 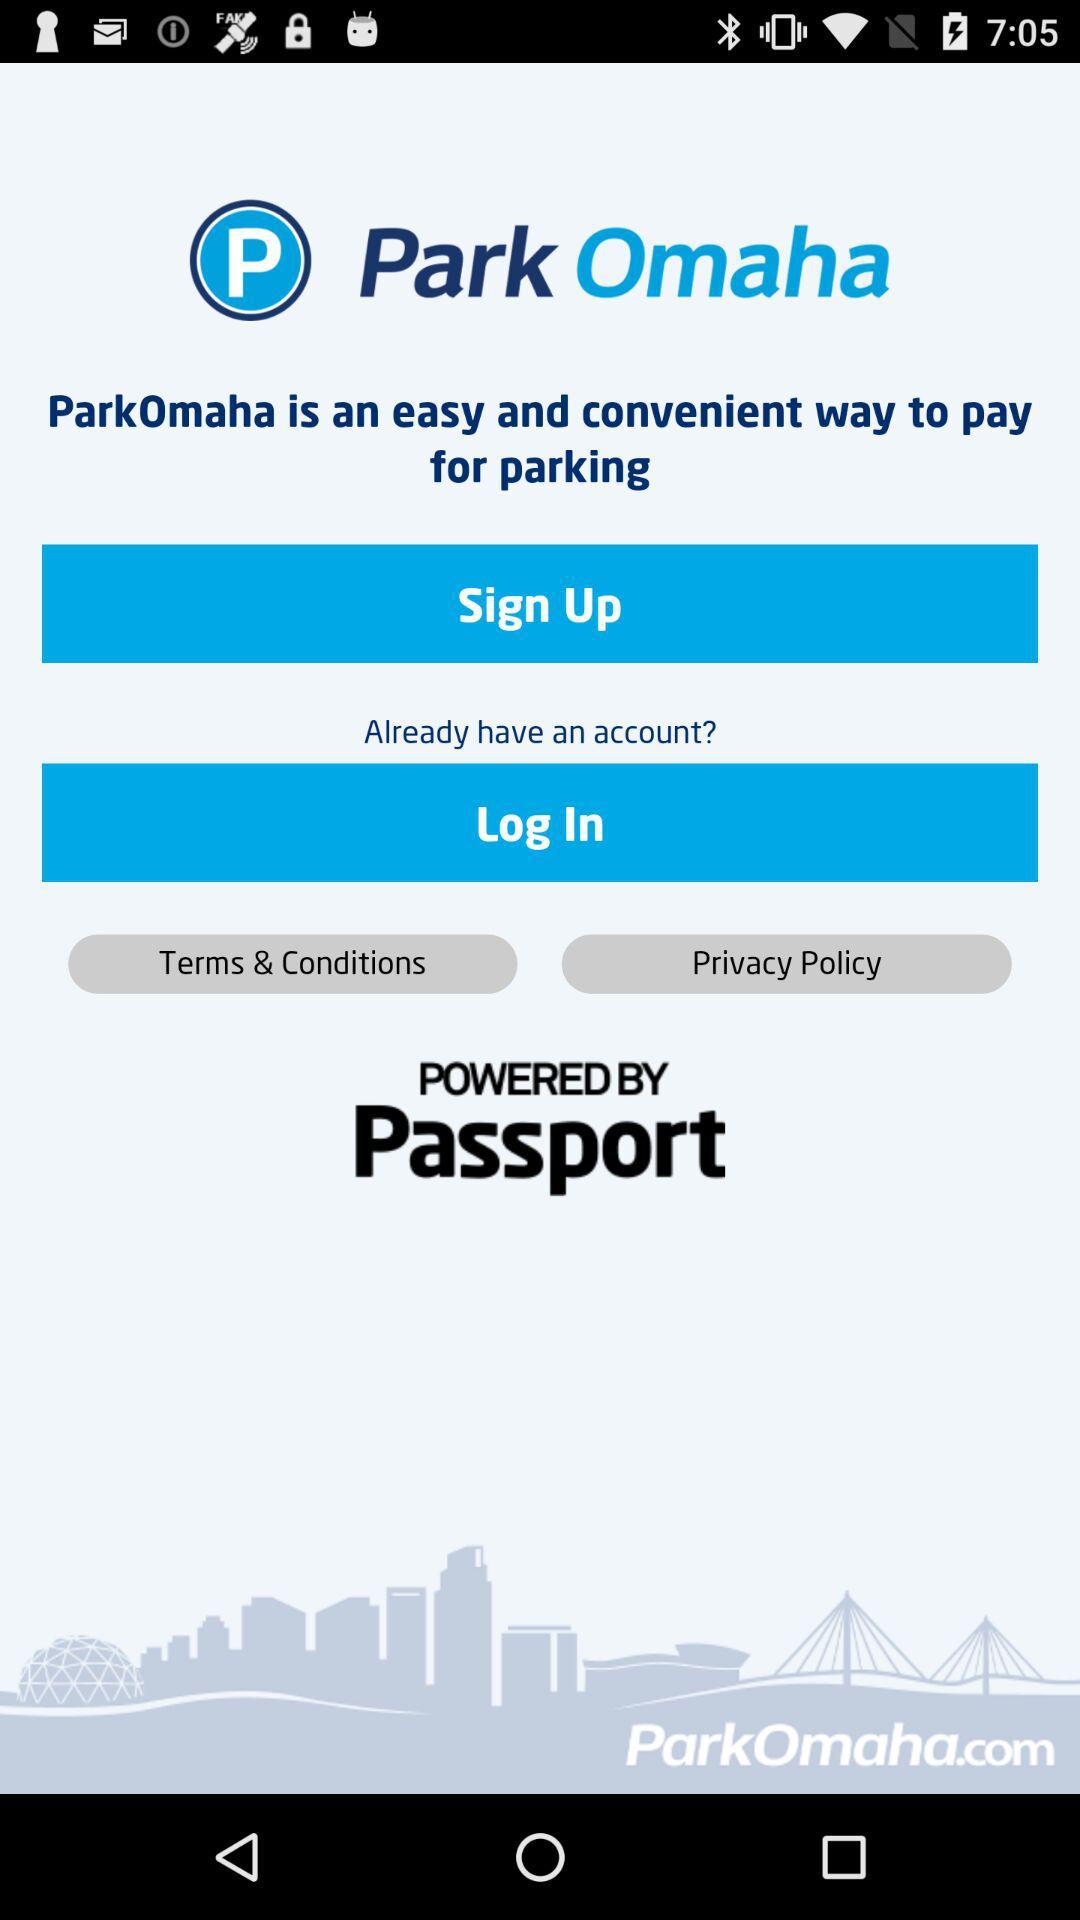 What do you see at coordinates (540, 602) in the screenshot?
I see `the icon below the parkomaha is an icon` at bounding box center [540, 602].